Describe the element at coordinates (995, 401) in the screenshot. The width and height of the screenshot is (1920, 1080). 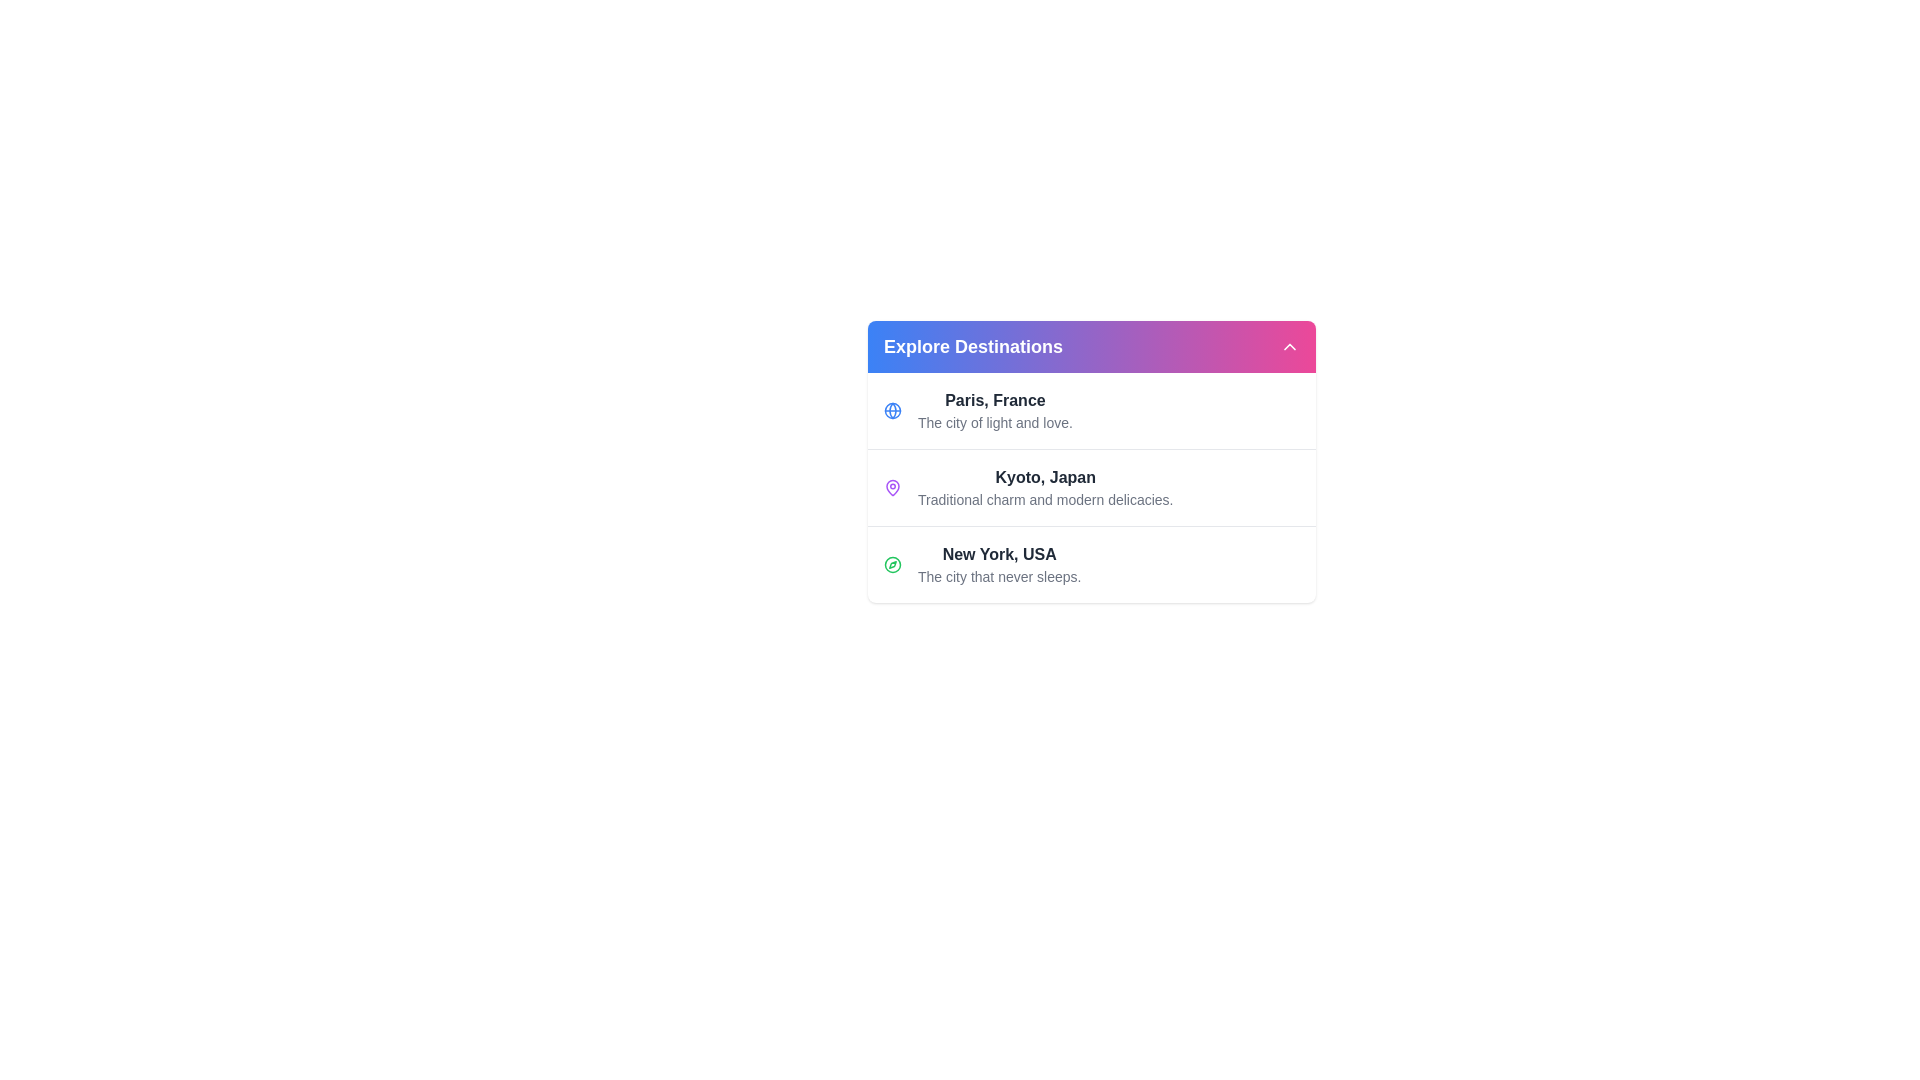
I see `text label displaying 'Paris, France' which is prominently positioned above a smaller description within the card layout under the header 'Explore Destinations.'` at that location.